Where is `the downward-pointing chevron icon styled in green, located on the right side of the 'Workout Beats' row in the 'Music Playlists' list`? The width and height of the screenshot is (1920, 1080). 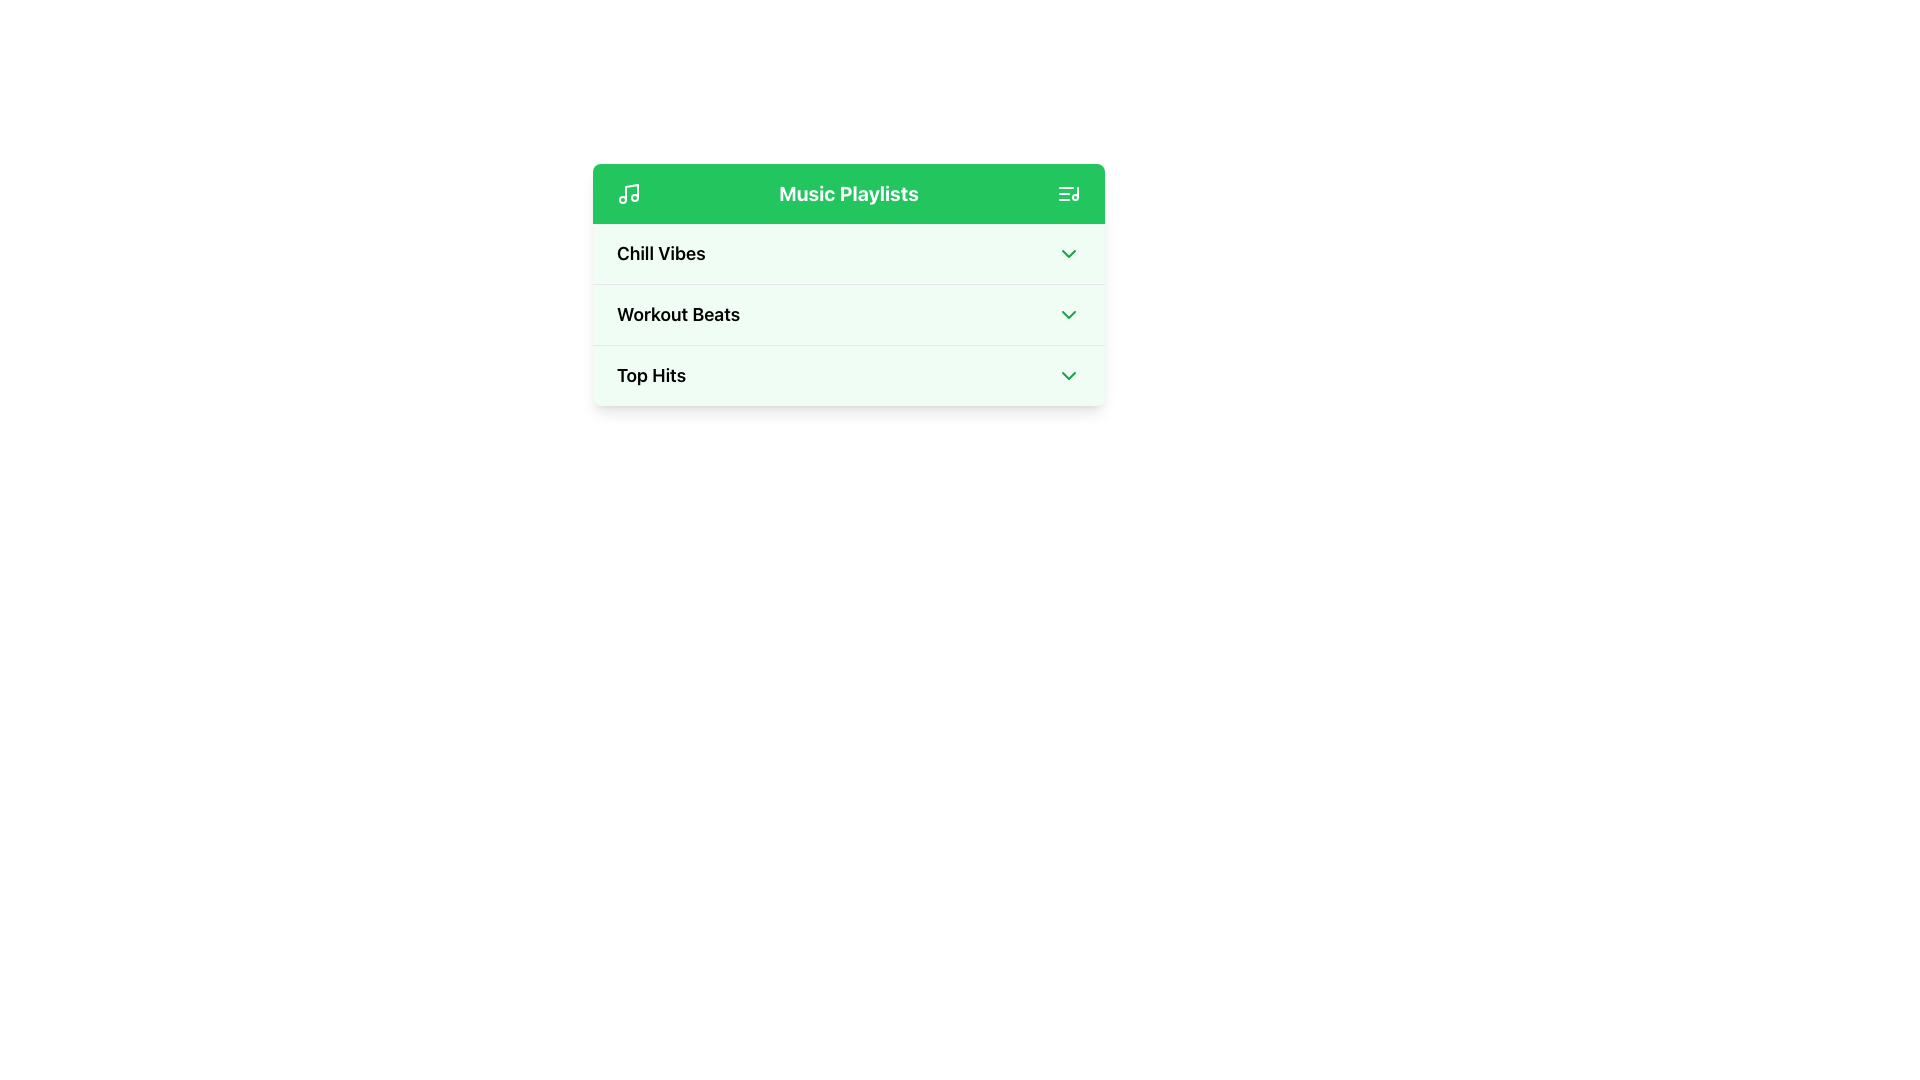
the downward-pointing chevron icon styled in green, located on the right side of the 'Workout Beats' row in the 'Music Playlists' list is located at coordinates (1068, 315).